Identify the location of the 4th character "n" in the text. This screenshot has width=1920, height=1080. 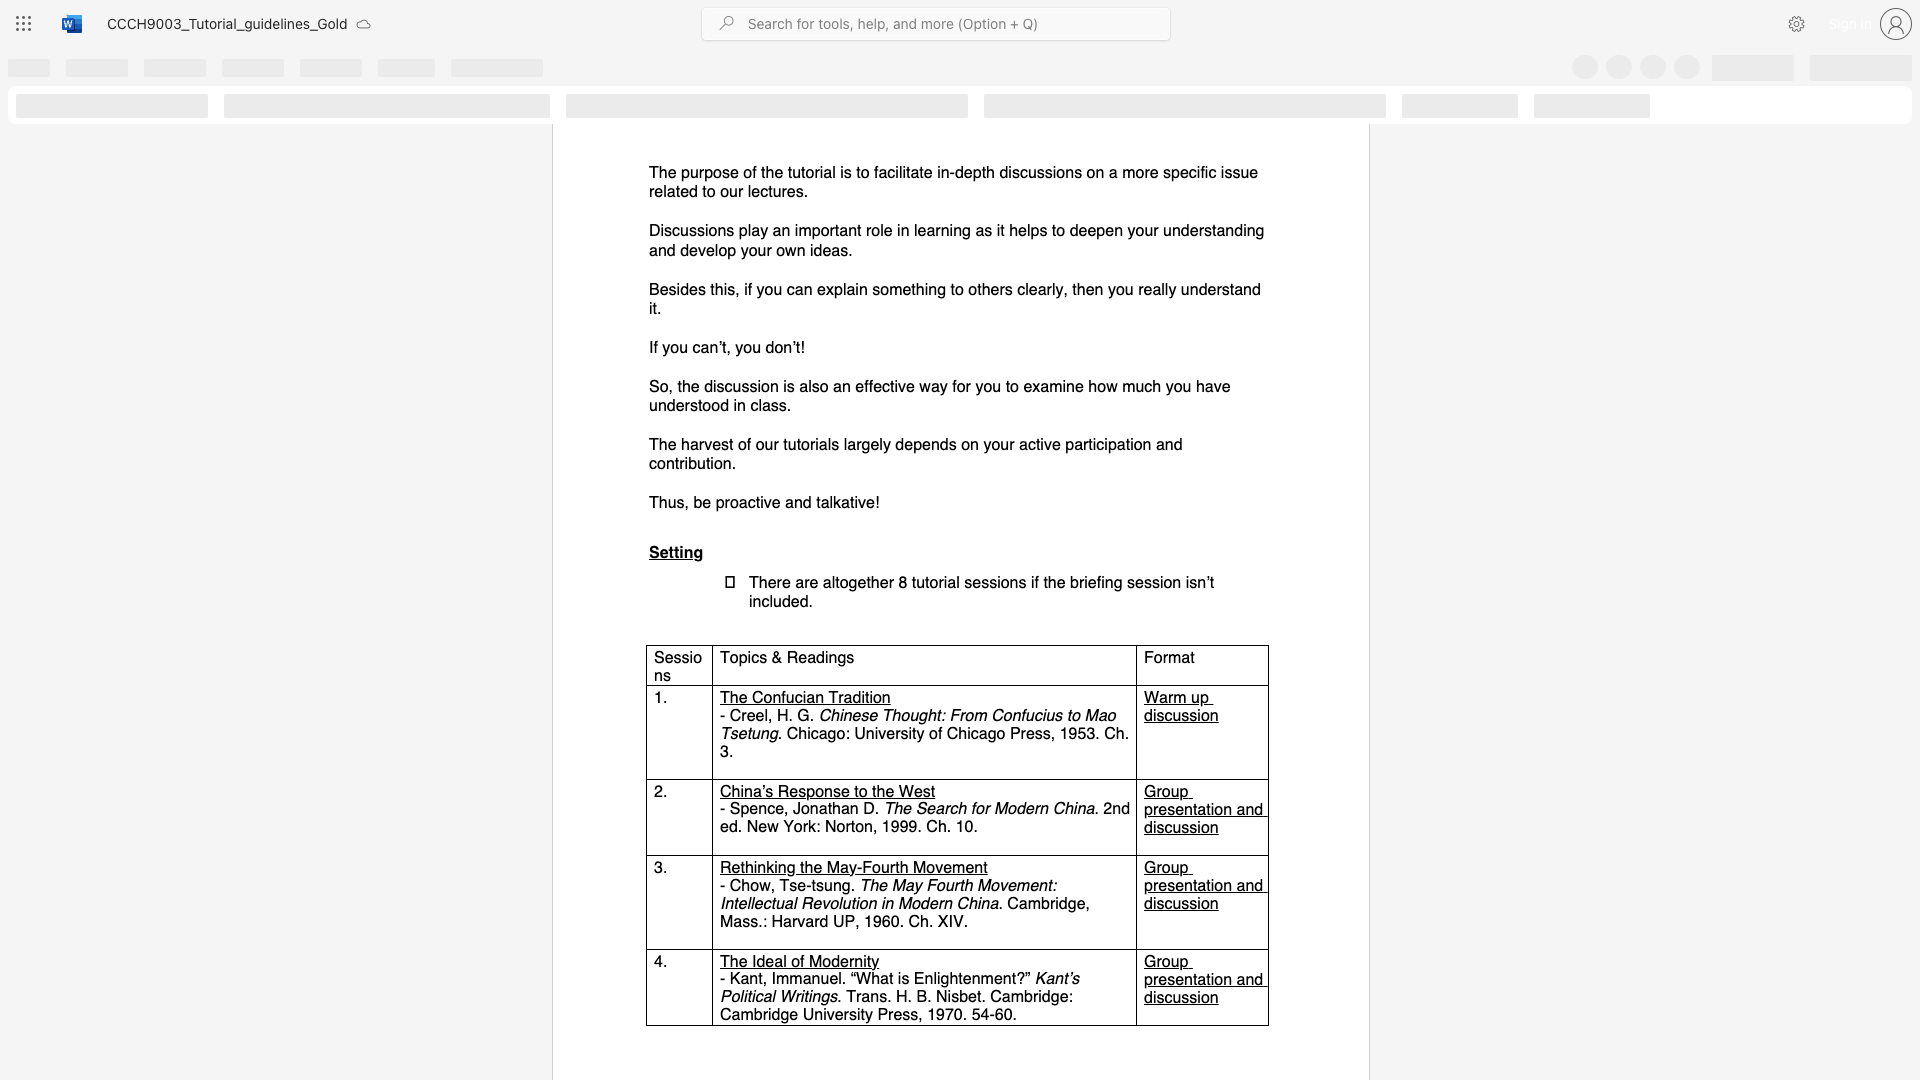
(1169, 443).